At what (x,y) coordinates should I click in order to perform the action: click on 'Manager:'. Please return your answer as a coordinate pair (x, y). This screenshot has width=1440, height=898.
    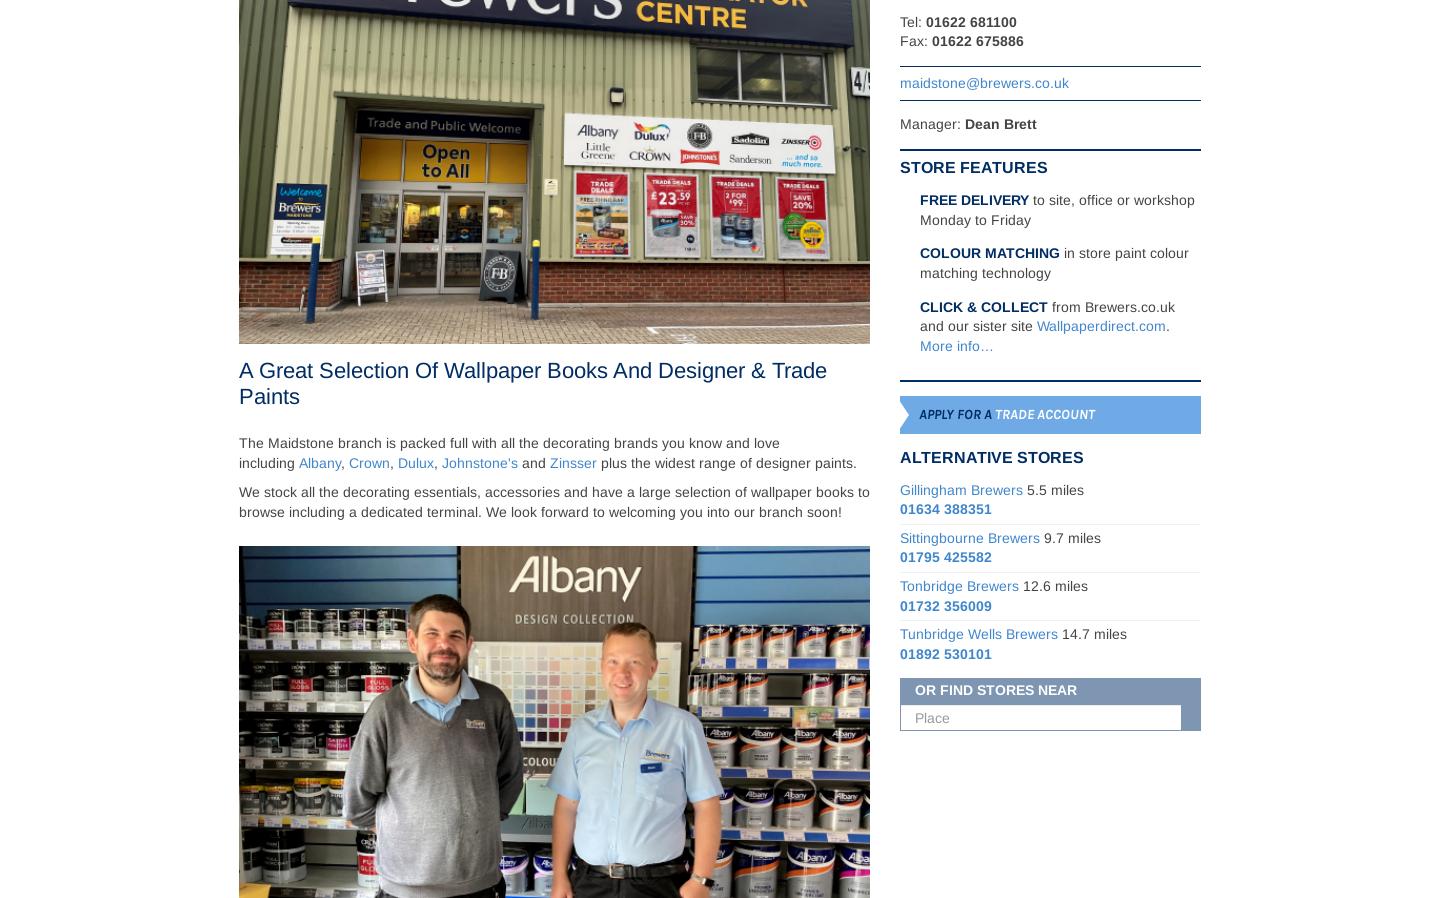
    Looking at the image, I should click on (932, 123).